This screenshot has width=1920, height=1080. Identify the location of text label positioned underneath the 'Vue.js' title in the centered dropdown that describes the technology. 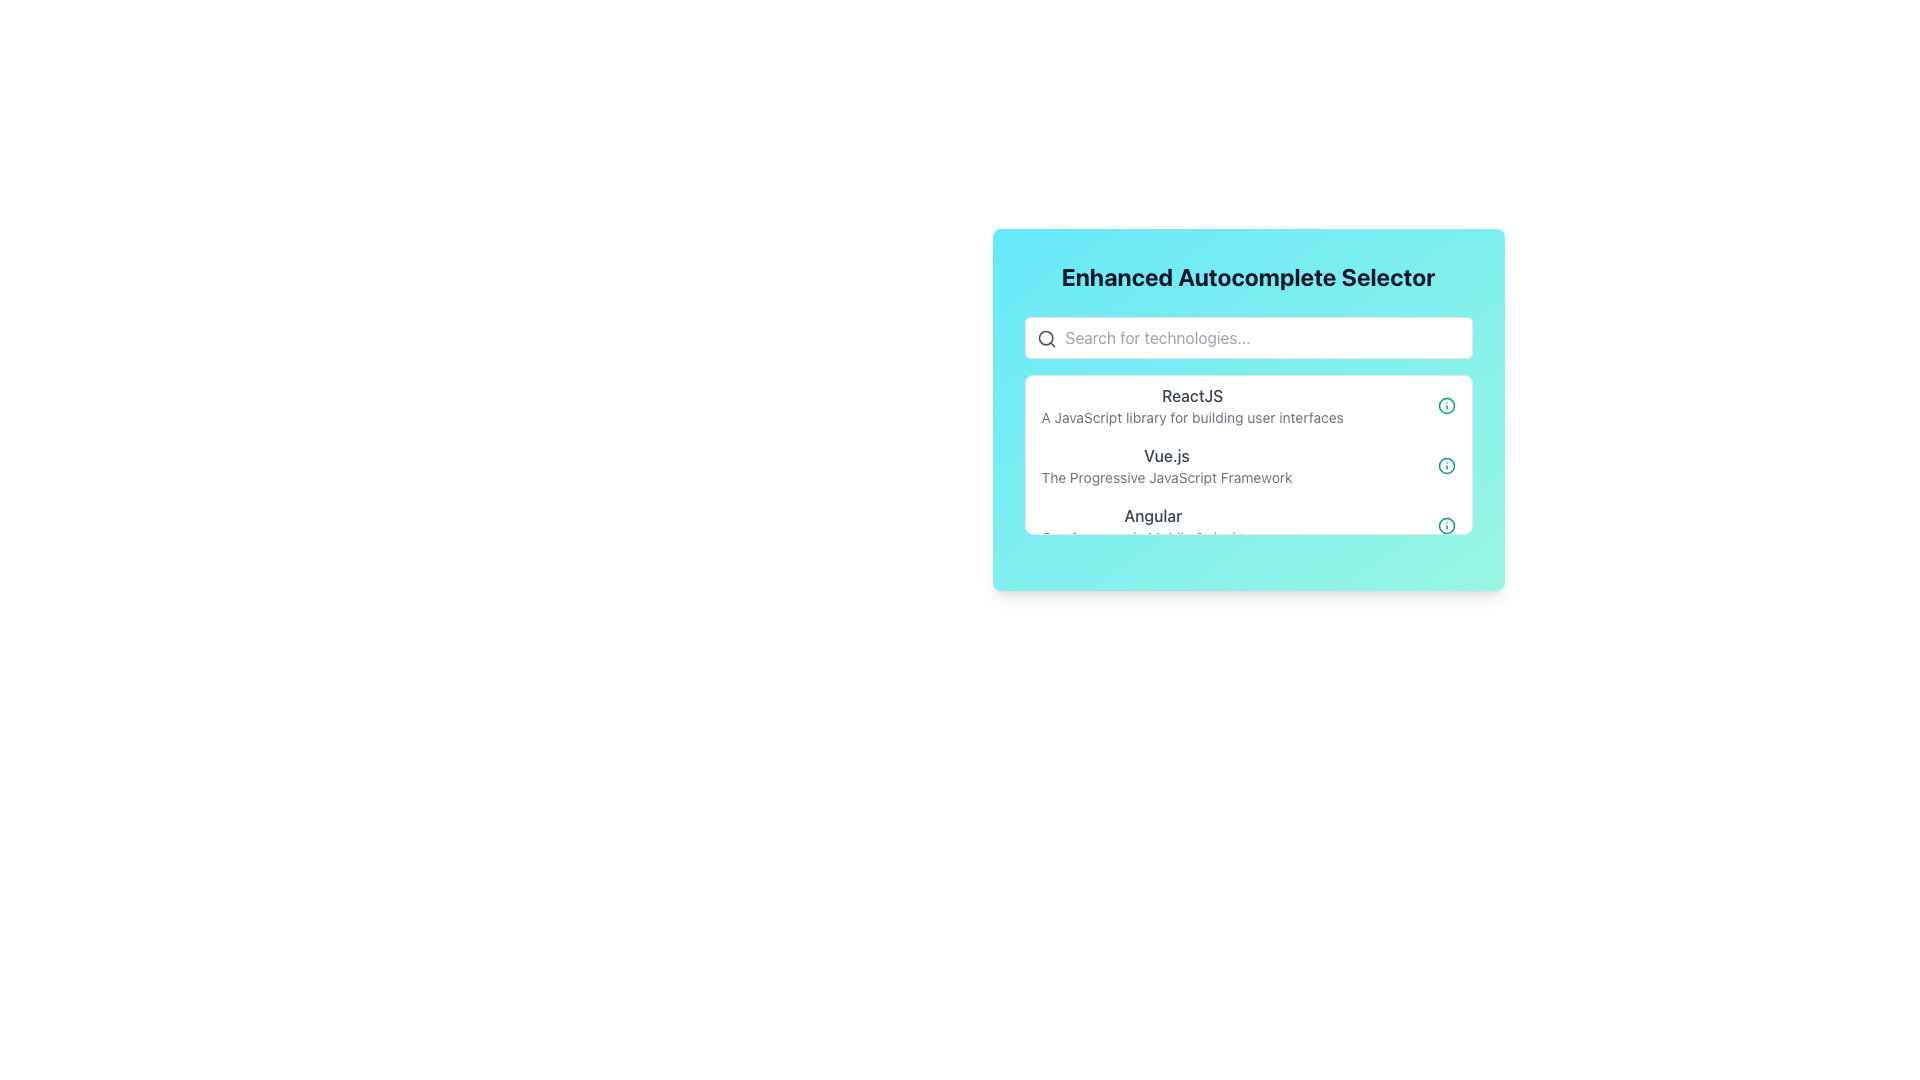
(1166, 478).